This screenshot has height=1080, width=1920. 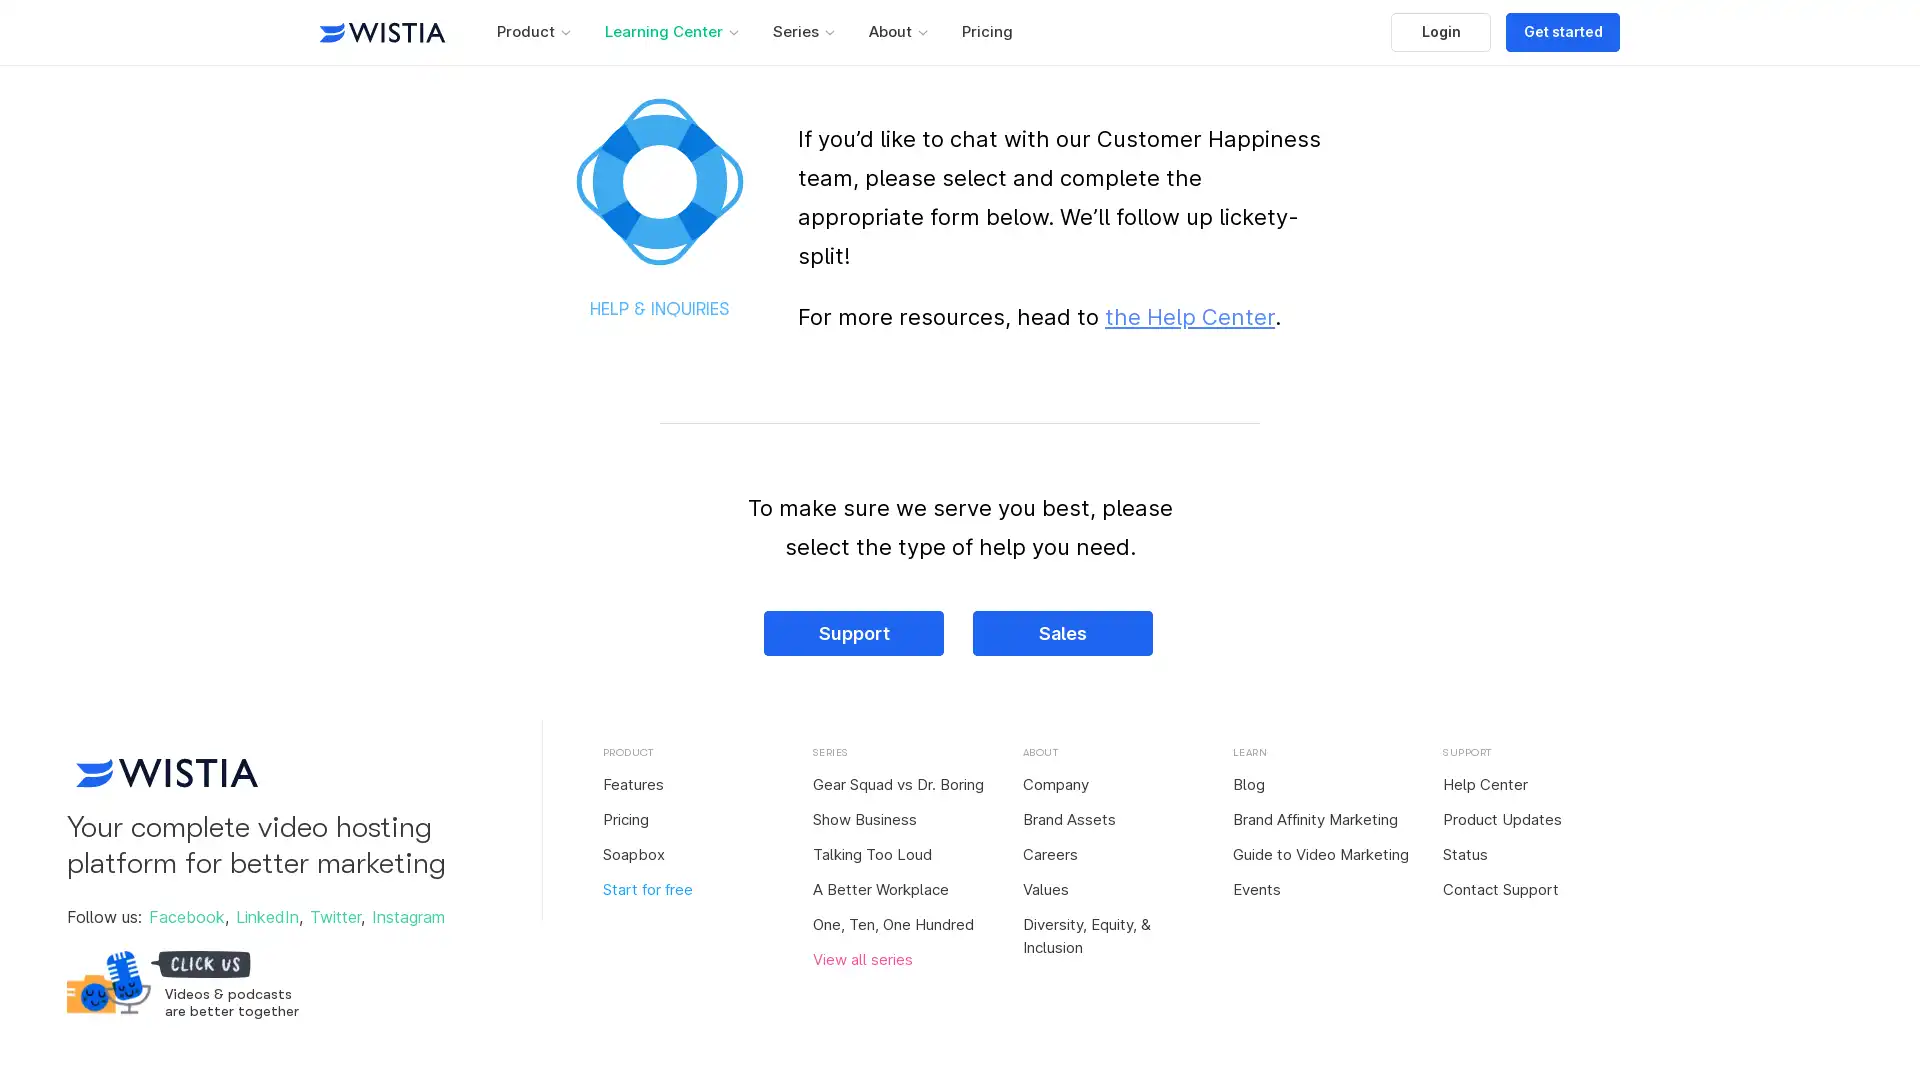 I want to click on Product, so click(x=532, y=32).